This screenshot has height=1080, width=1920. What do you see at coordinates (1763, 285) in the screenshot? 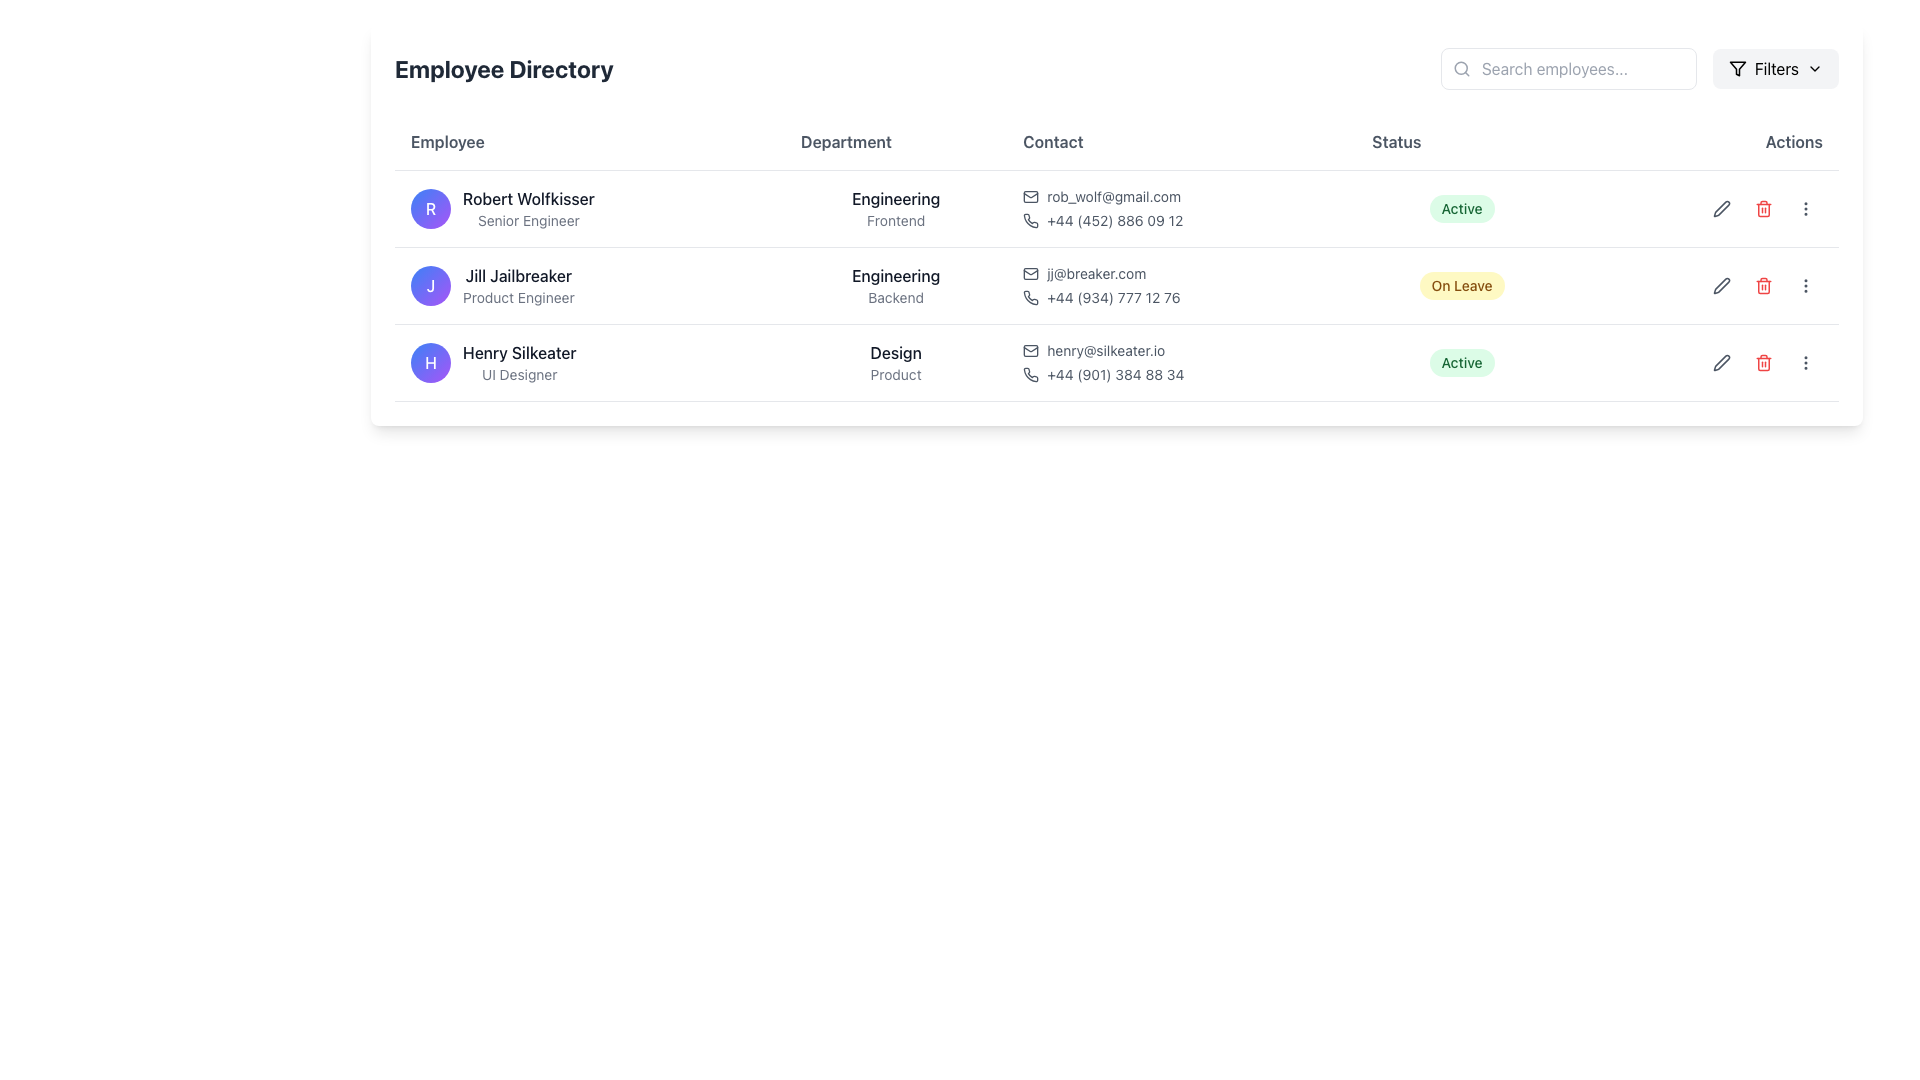
I see `the small red trash bin button located in the action column of the second row in the employee directory grid to observe the hover effect` at bounding box center [1763, 285].